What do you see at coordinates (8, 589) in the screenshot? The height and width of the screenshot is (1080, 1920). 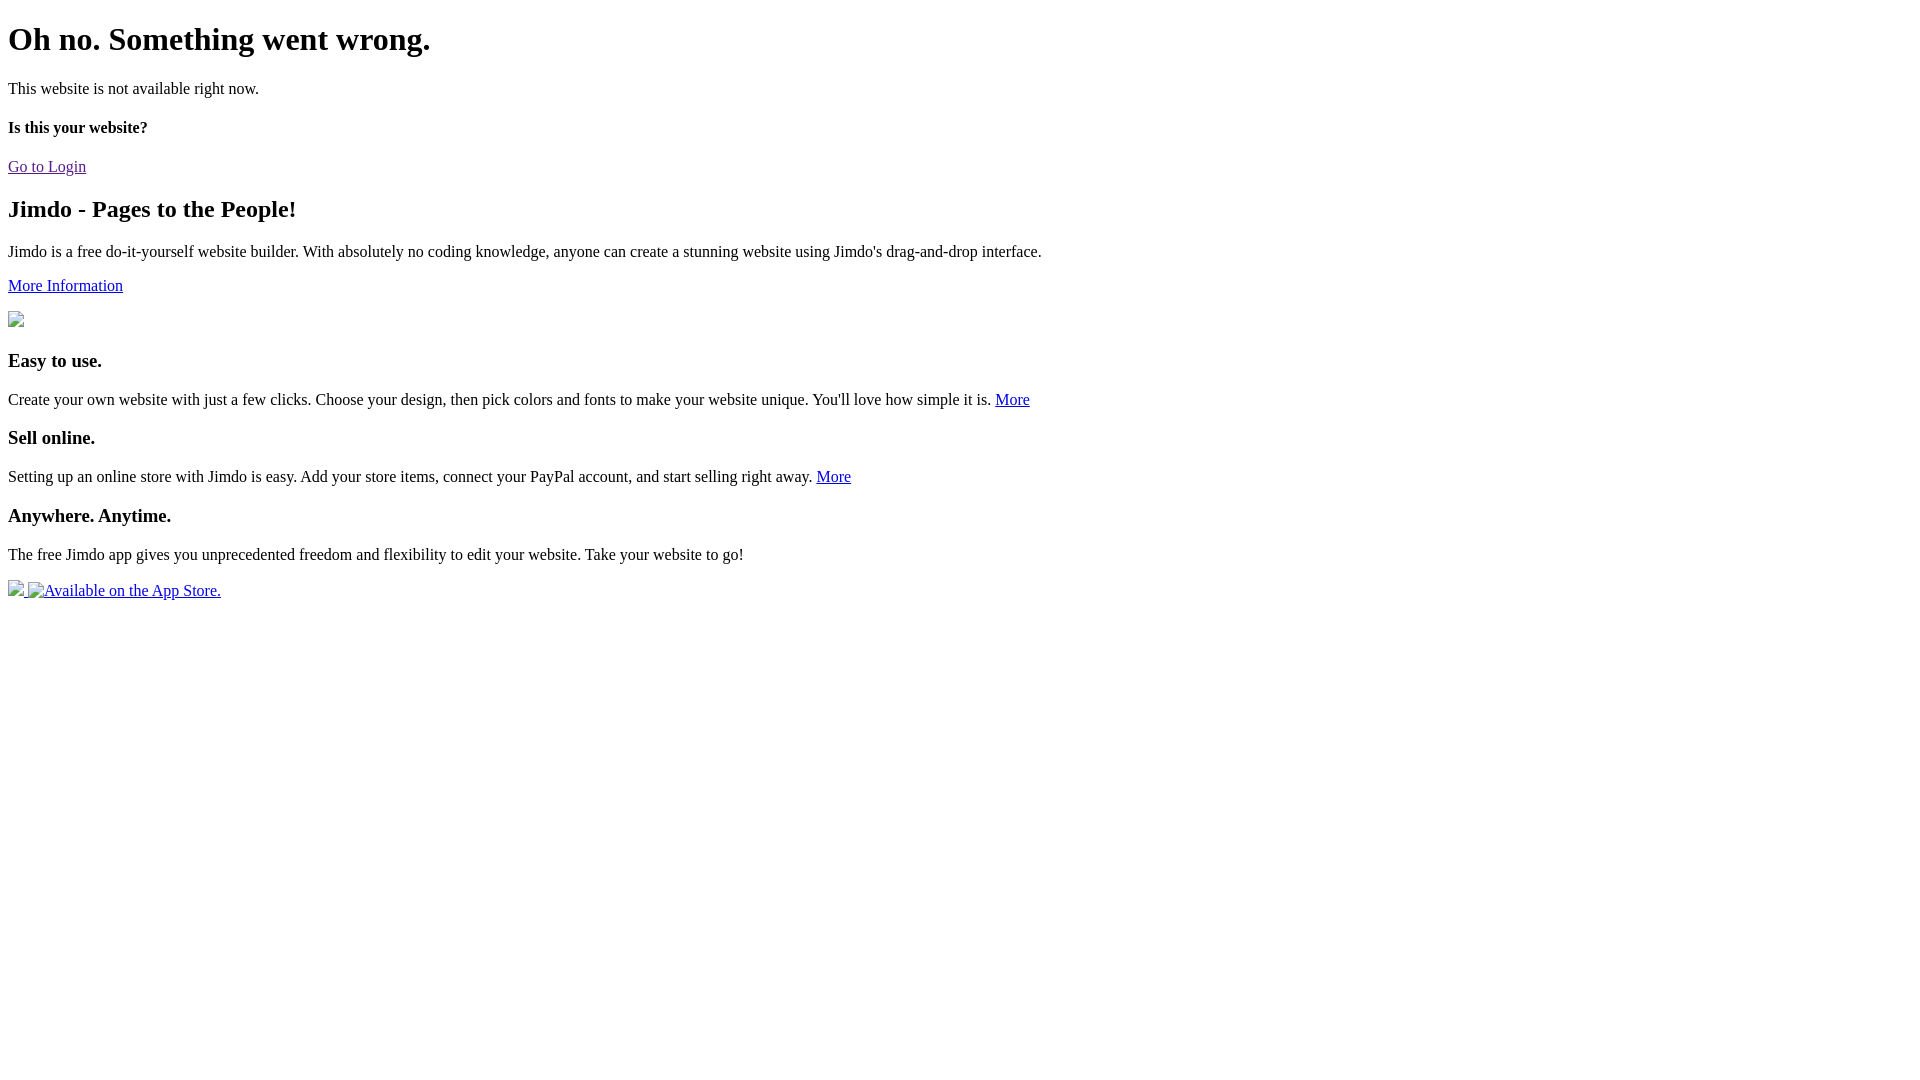 I see `'Available on the App Store.'` at bounding box center [8, 589].